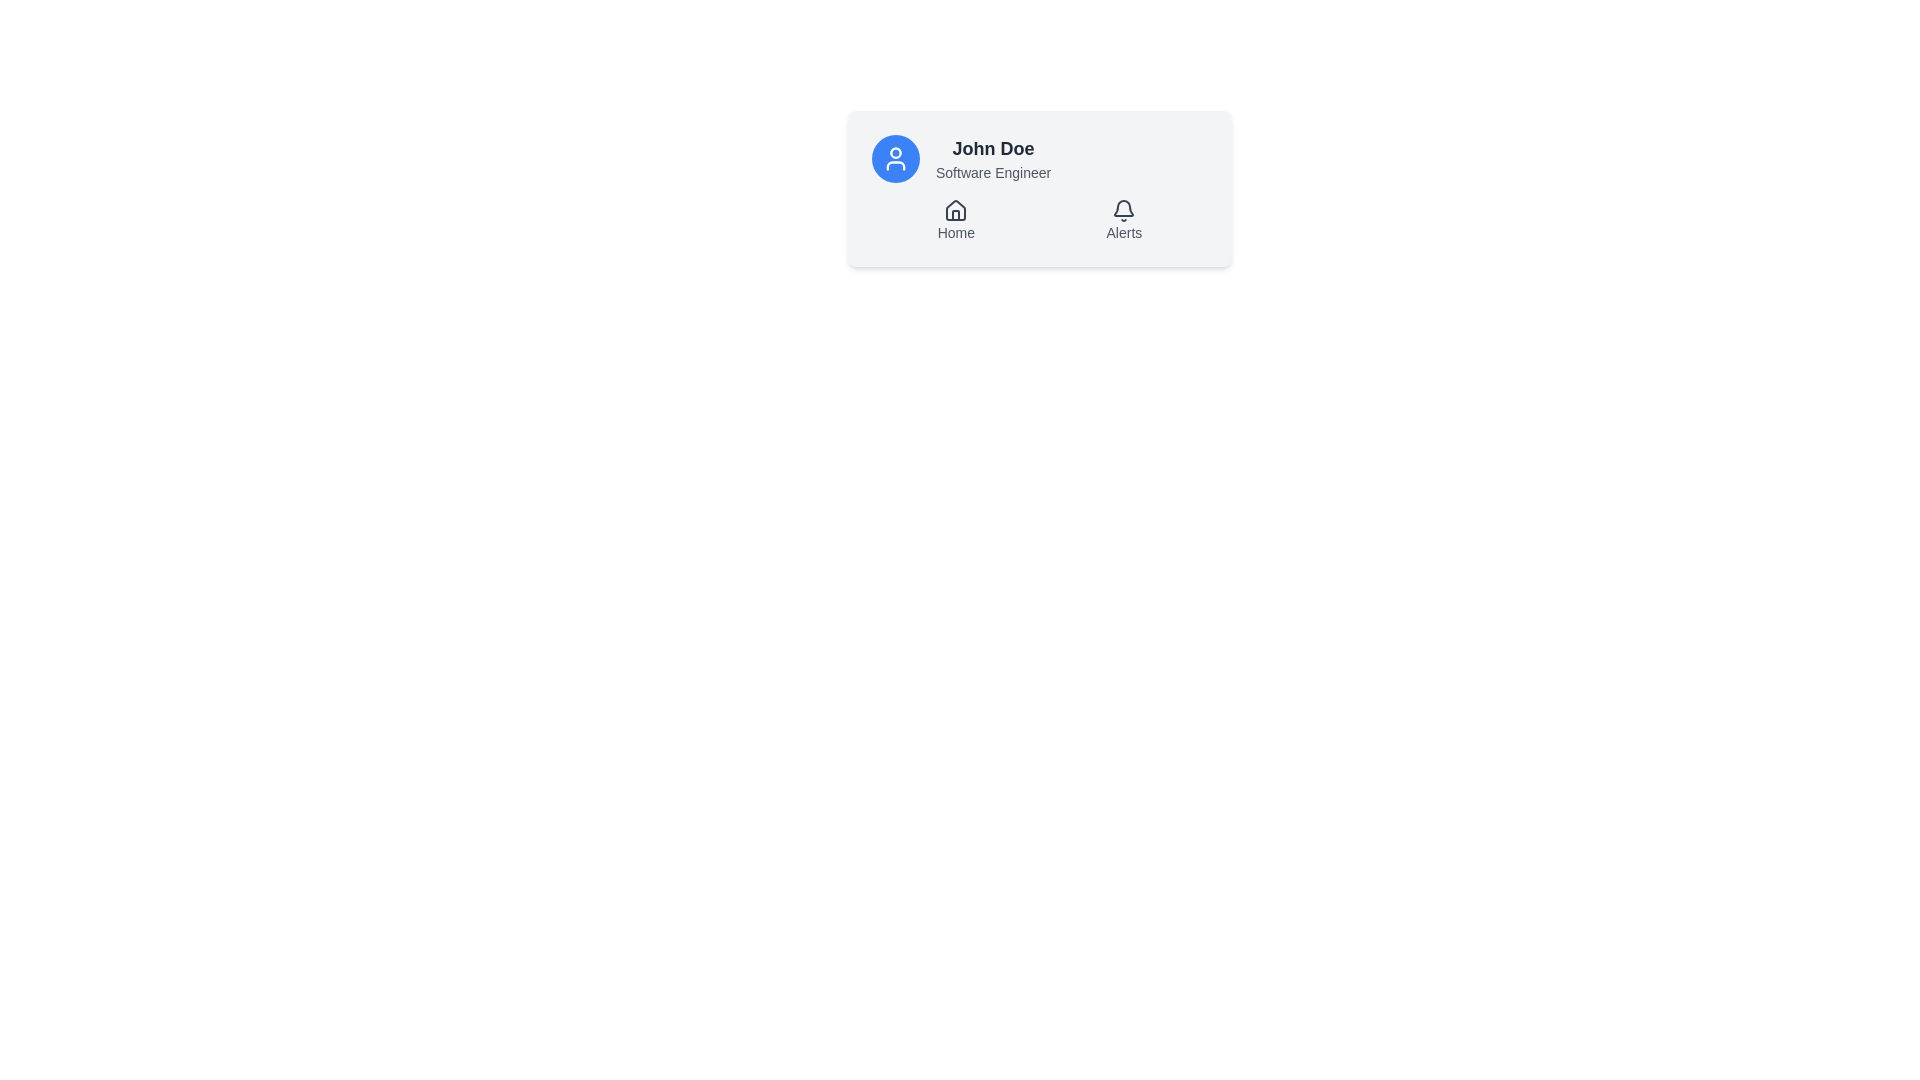 The height and width of the screenshot is (1080, 1920). I want to click on the small house-shaped icon, which is dark gray and located centrally above the label 'Home', so click(955, 211).